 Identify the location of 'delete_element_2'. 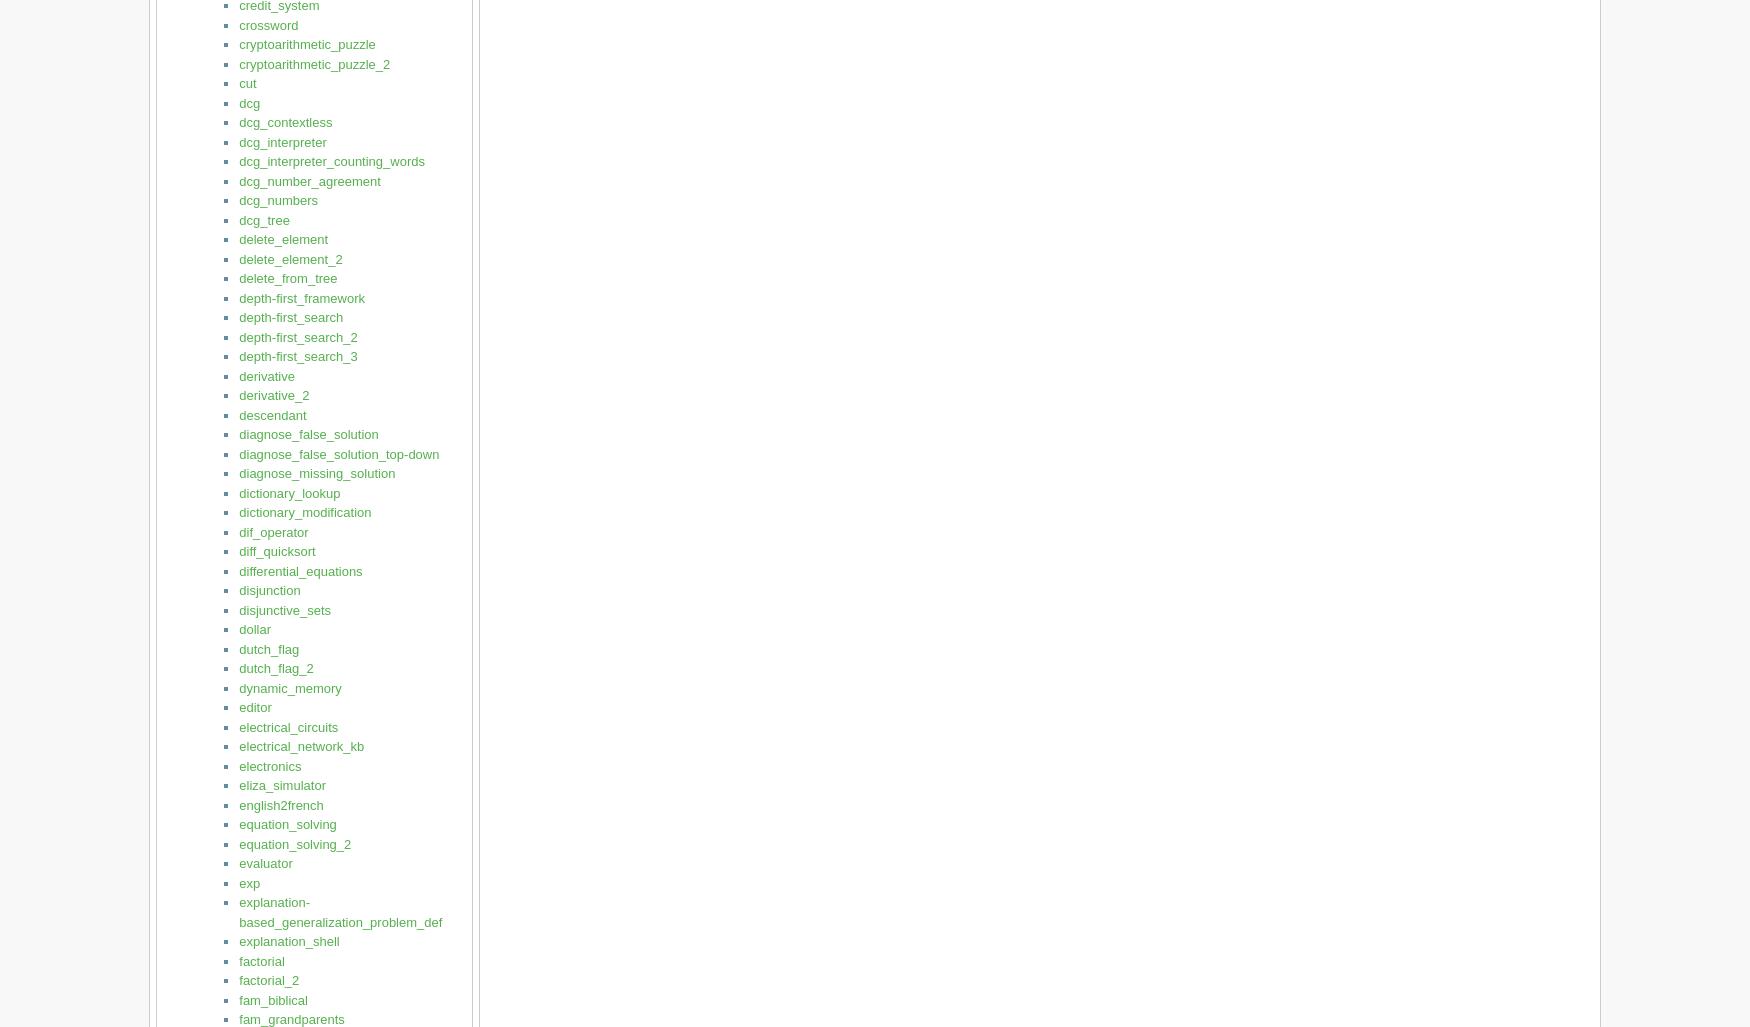
(289, 258).